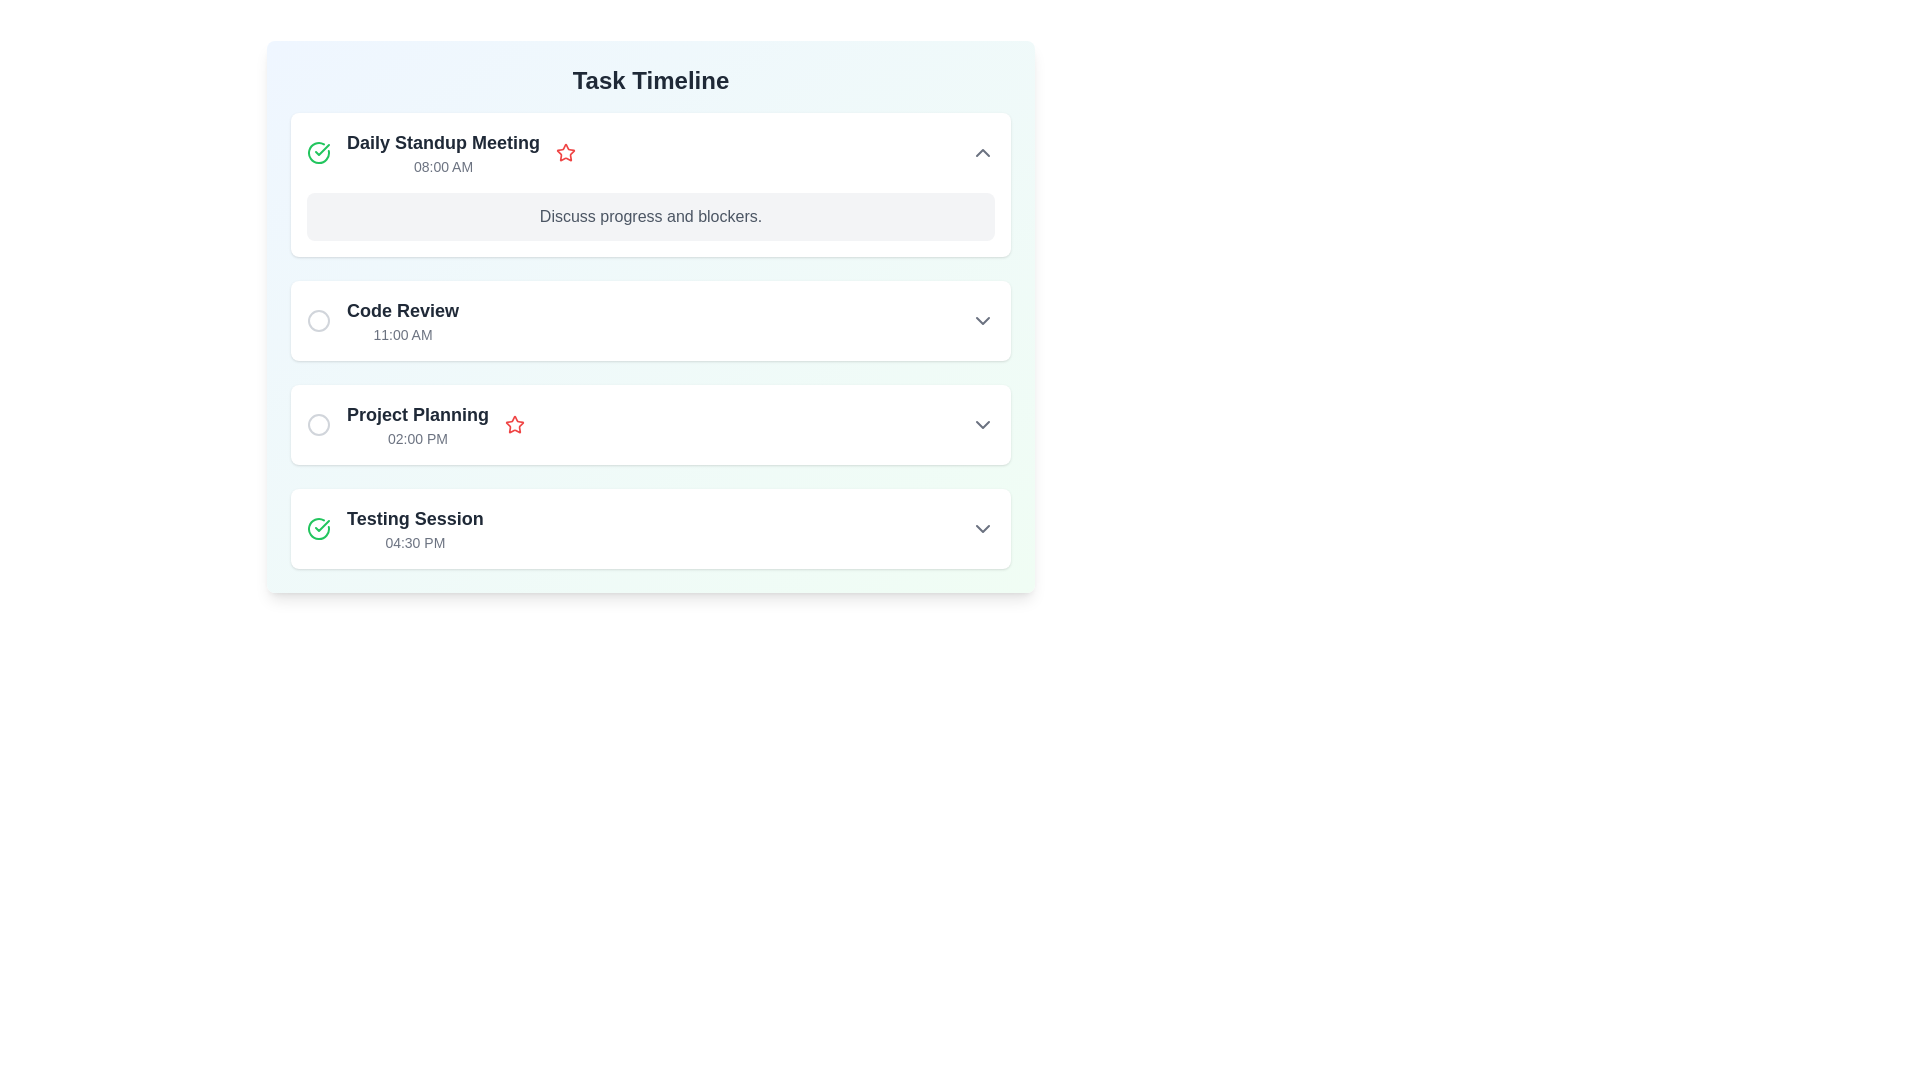  I want to click on the static text display showing the scheduled time '04:30 PM' for the task labeled 'Testing Session', which is located below the title in the task timeline section, so click(414, 543).